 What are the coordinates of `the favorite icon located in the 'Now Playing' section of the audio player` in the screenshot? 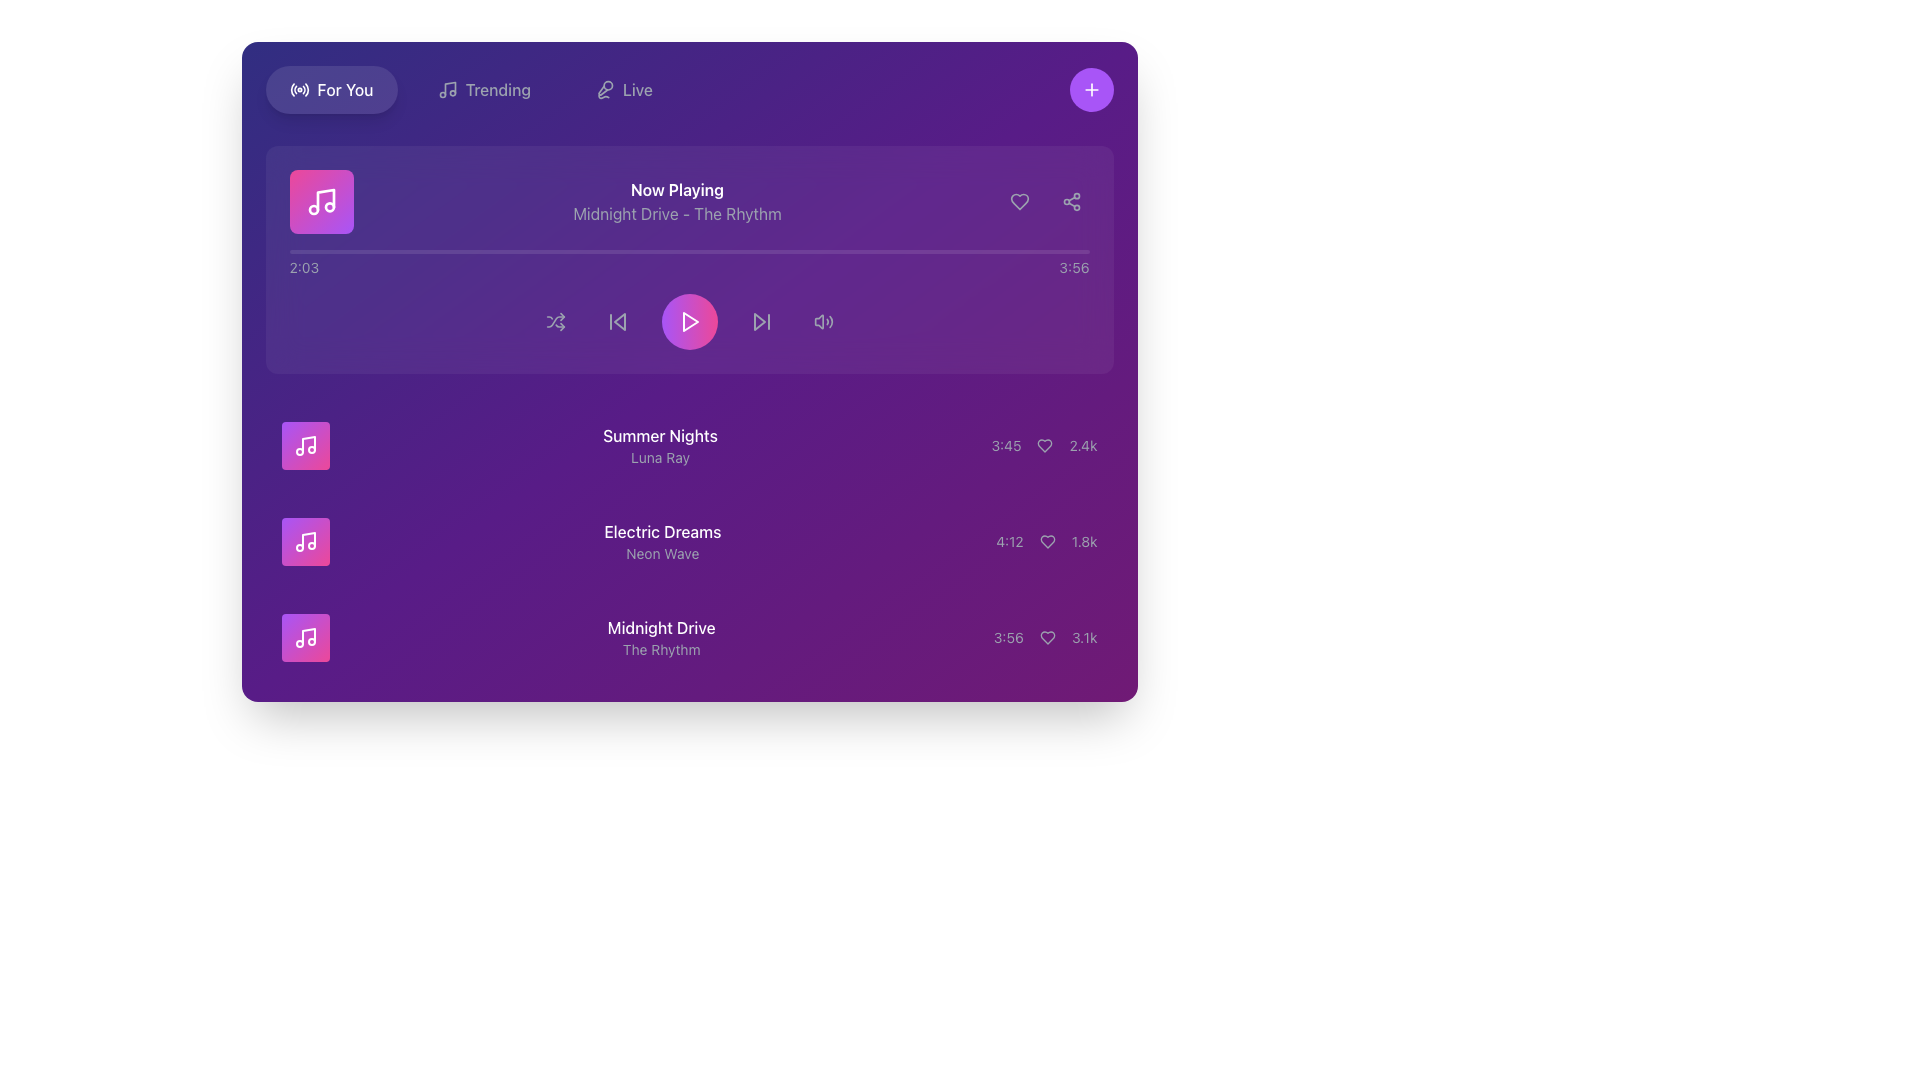 It's located at (1019, 201).